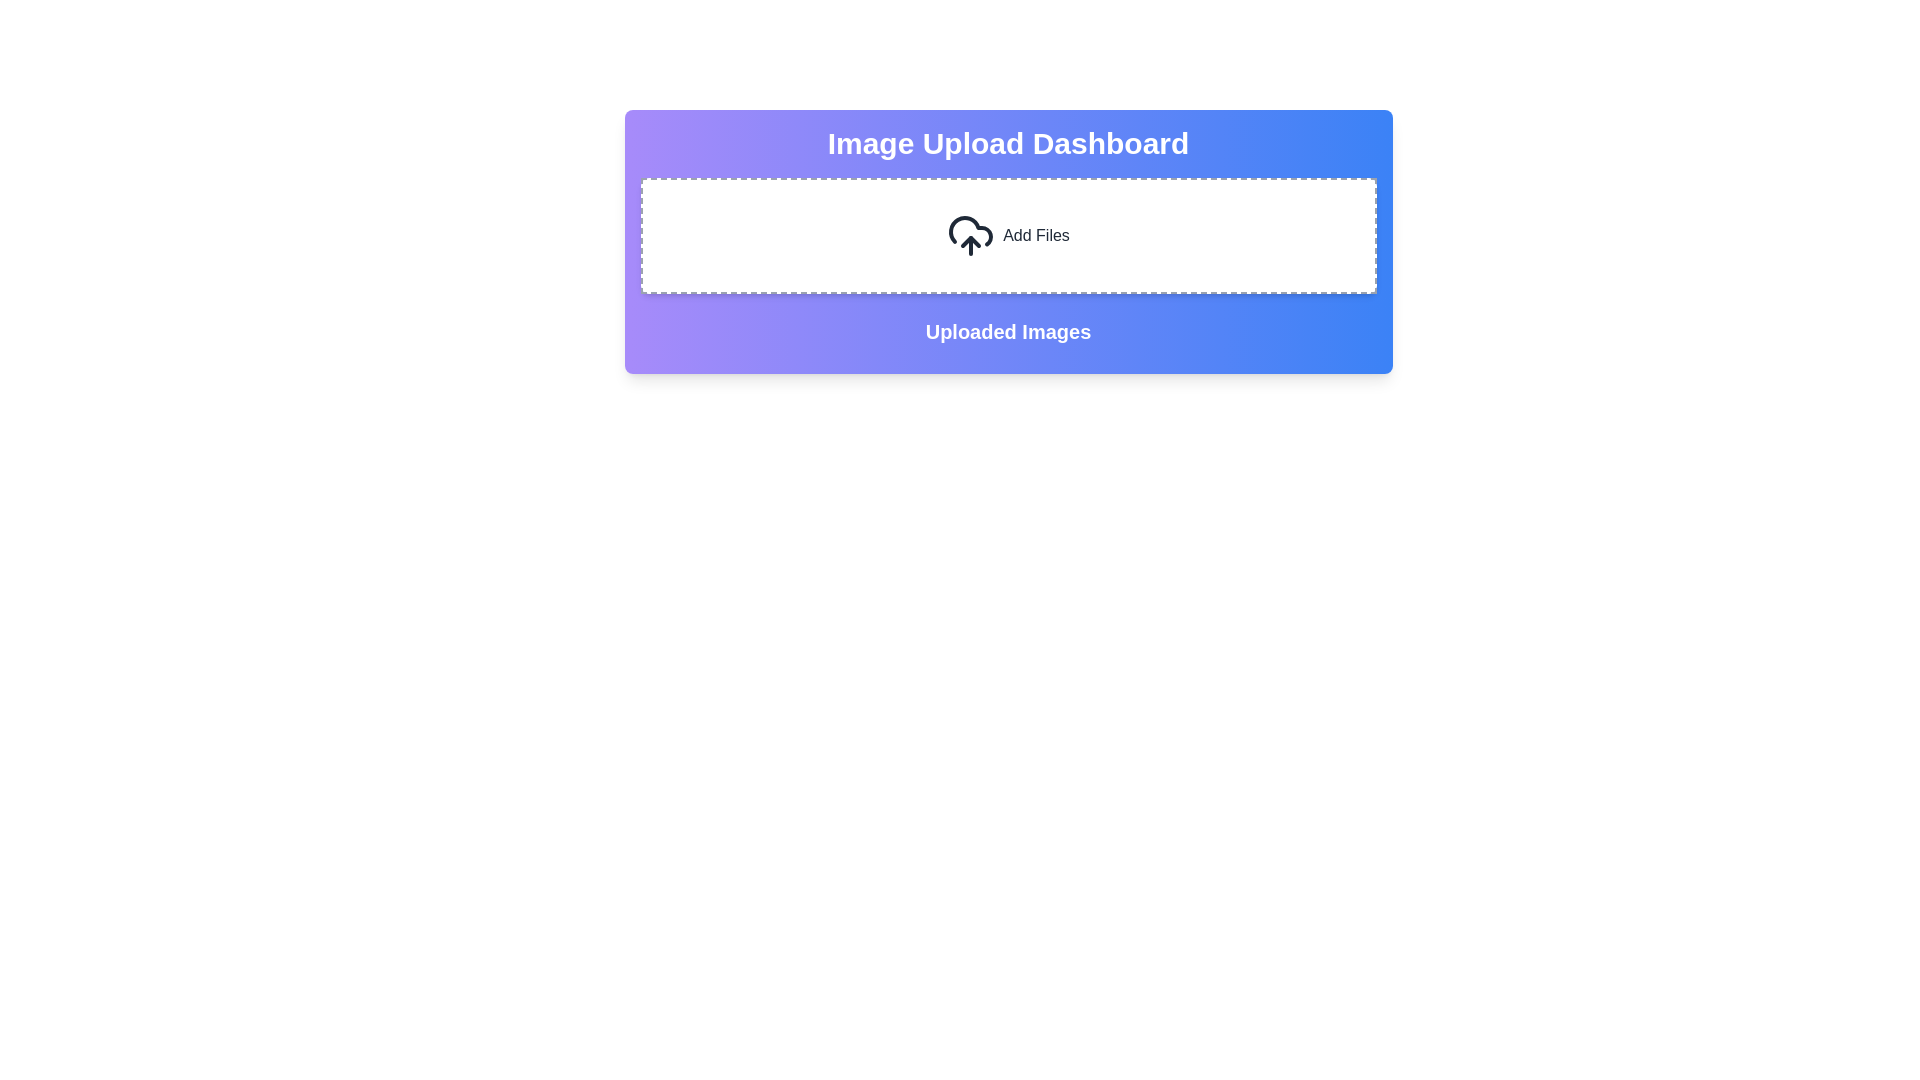 The height and width of the screenshot is (1080, 1920). What do you see at coordinates (1008, 234) in the screenshot?
I see `the interactive file upload area, which features a centered upload icon and 'Add Files' text` at bounding box center [1008, 234].